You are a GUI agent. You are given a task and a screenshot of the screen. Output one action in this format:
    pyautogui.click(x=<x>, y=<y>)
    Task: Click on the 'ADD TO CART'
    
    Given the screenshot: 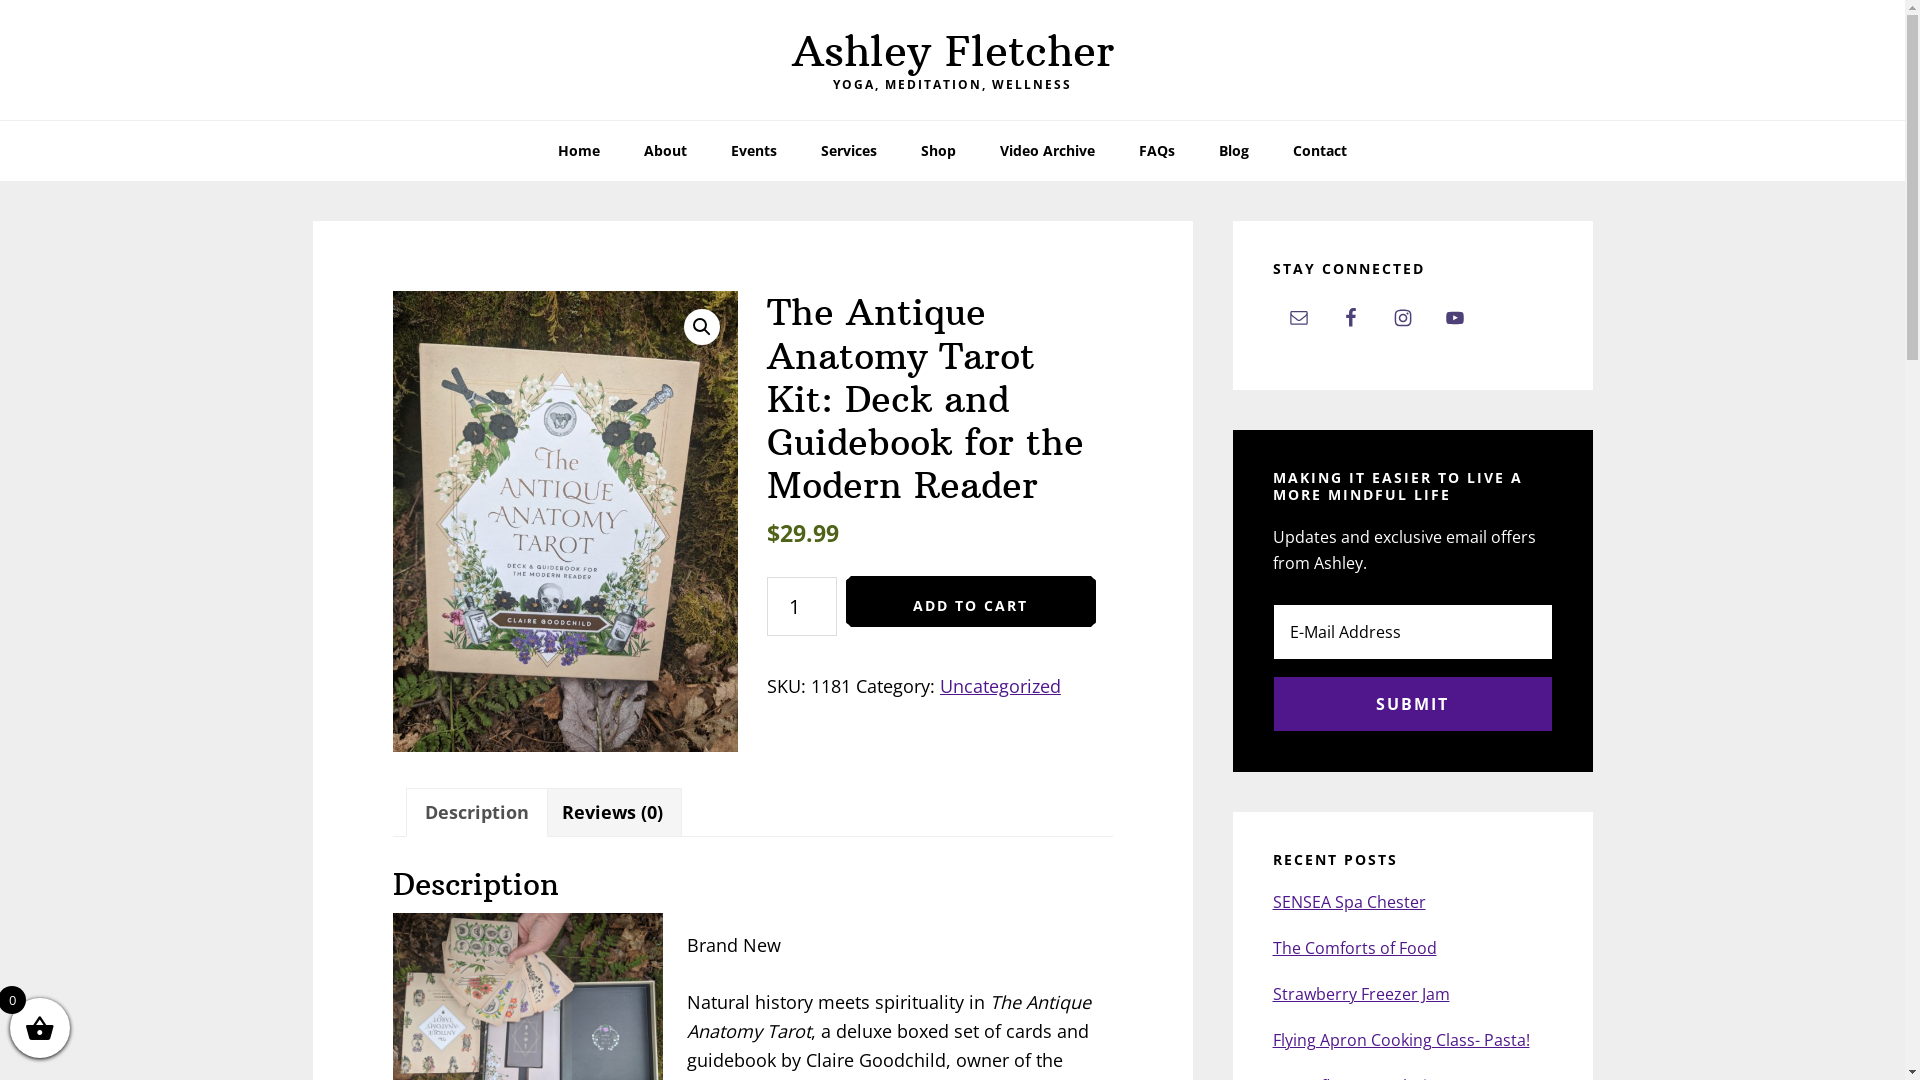 What is the action you would take?
    pyautogui.click(x=970, y=600)
    